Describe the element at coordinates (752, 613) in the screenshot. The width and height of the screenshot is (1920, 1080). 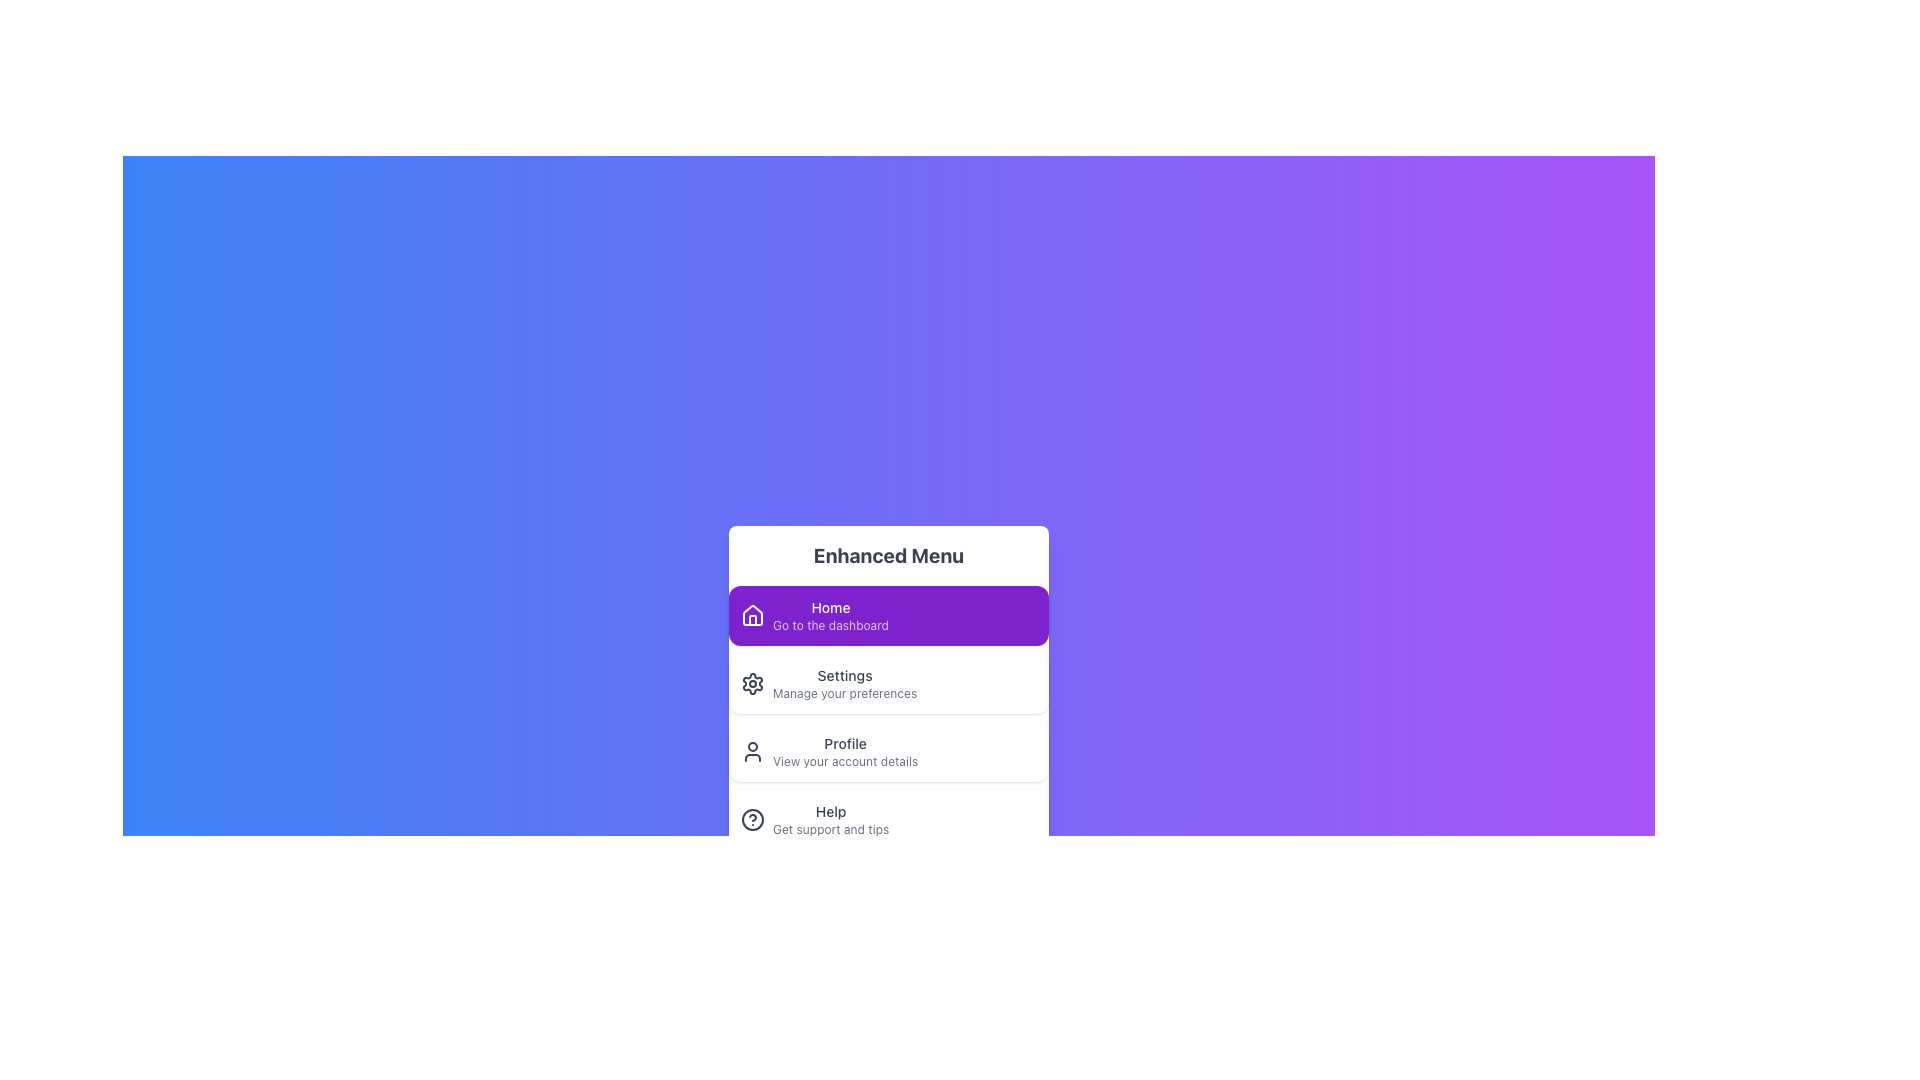
I see `the 'Home' icon located to the immediate left of the 'Home' text label within the first menu item of the list` at that location.